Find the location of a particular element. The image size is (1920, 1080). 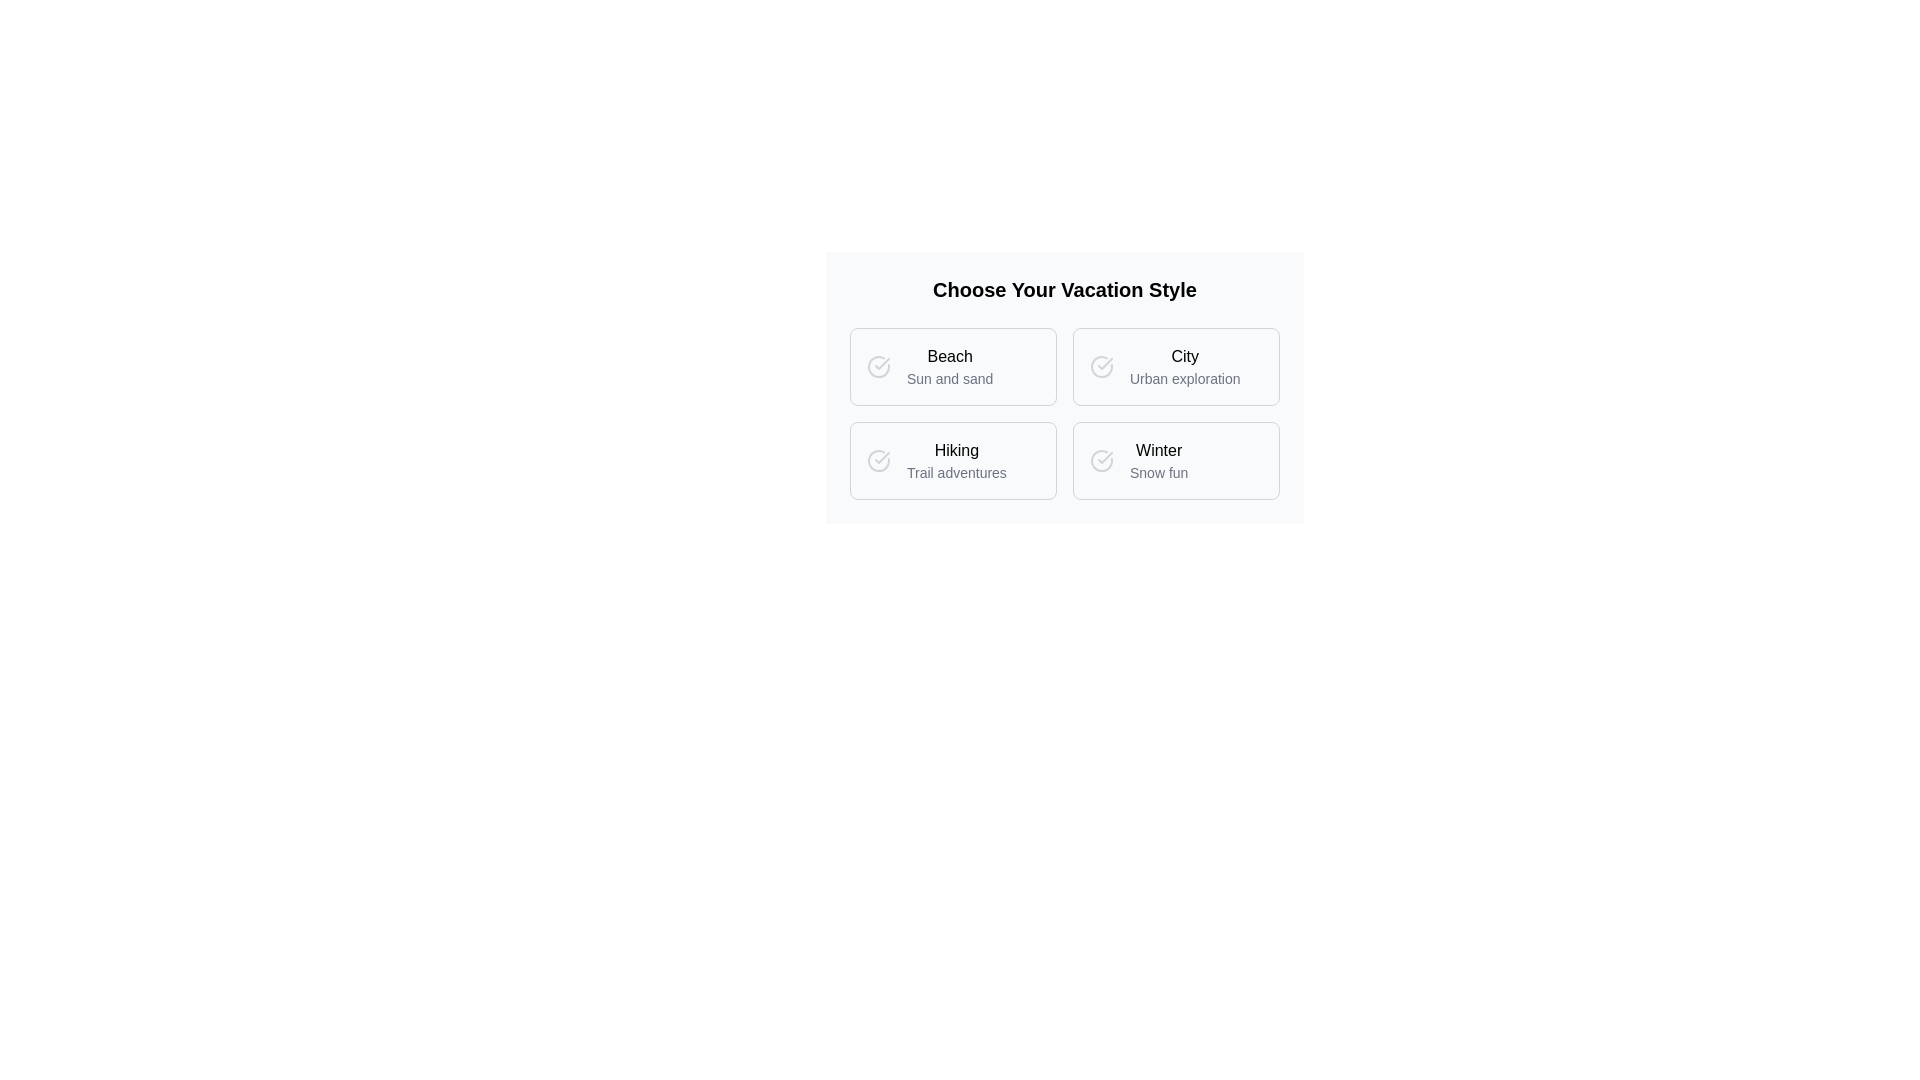

the grid layout containing four distinct vacation style cards, located underneath the title 'Choose Your Vacation Style' is located at coordinates (1064, 412).